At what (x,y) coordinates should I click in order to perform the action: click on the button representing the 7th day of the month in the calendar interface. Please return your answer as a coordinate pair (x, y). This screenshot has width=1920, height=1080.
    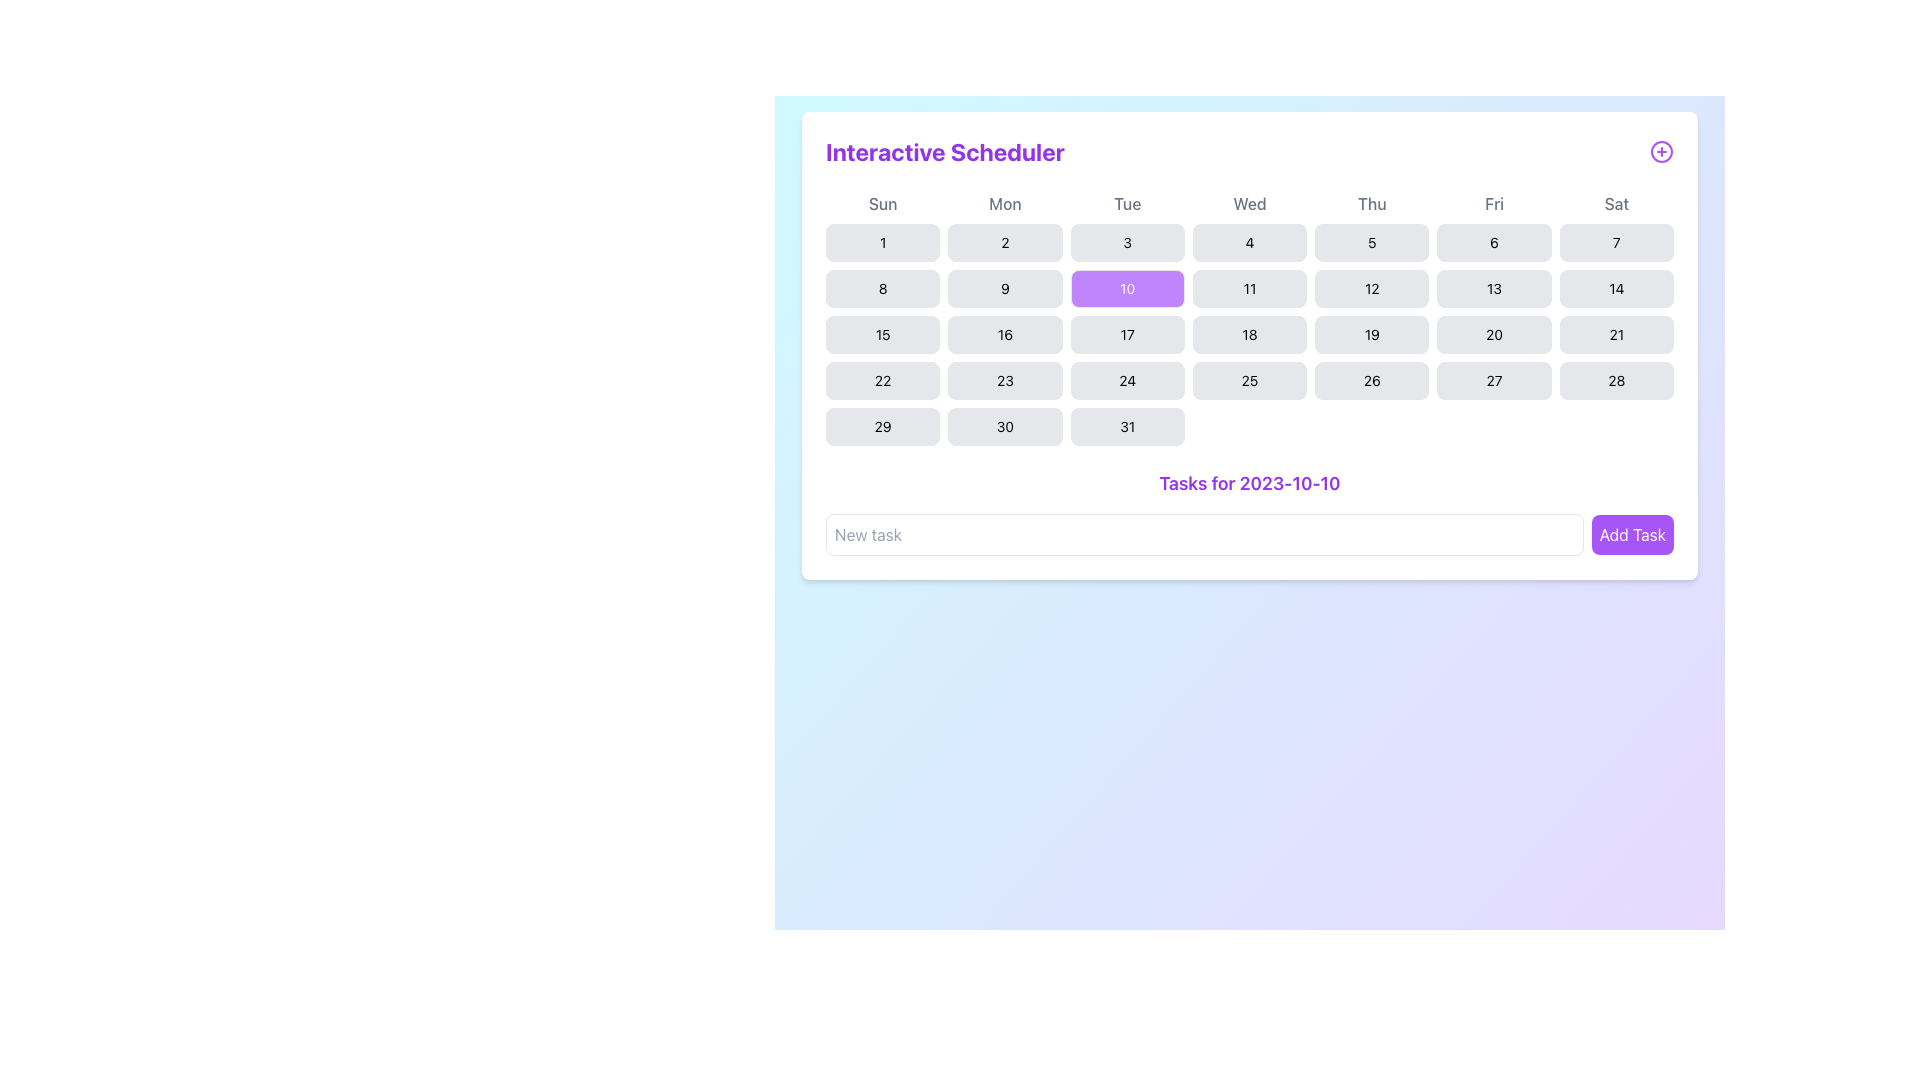
    Looking at the image, I should click on (1616, 242).